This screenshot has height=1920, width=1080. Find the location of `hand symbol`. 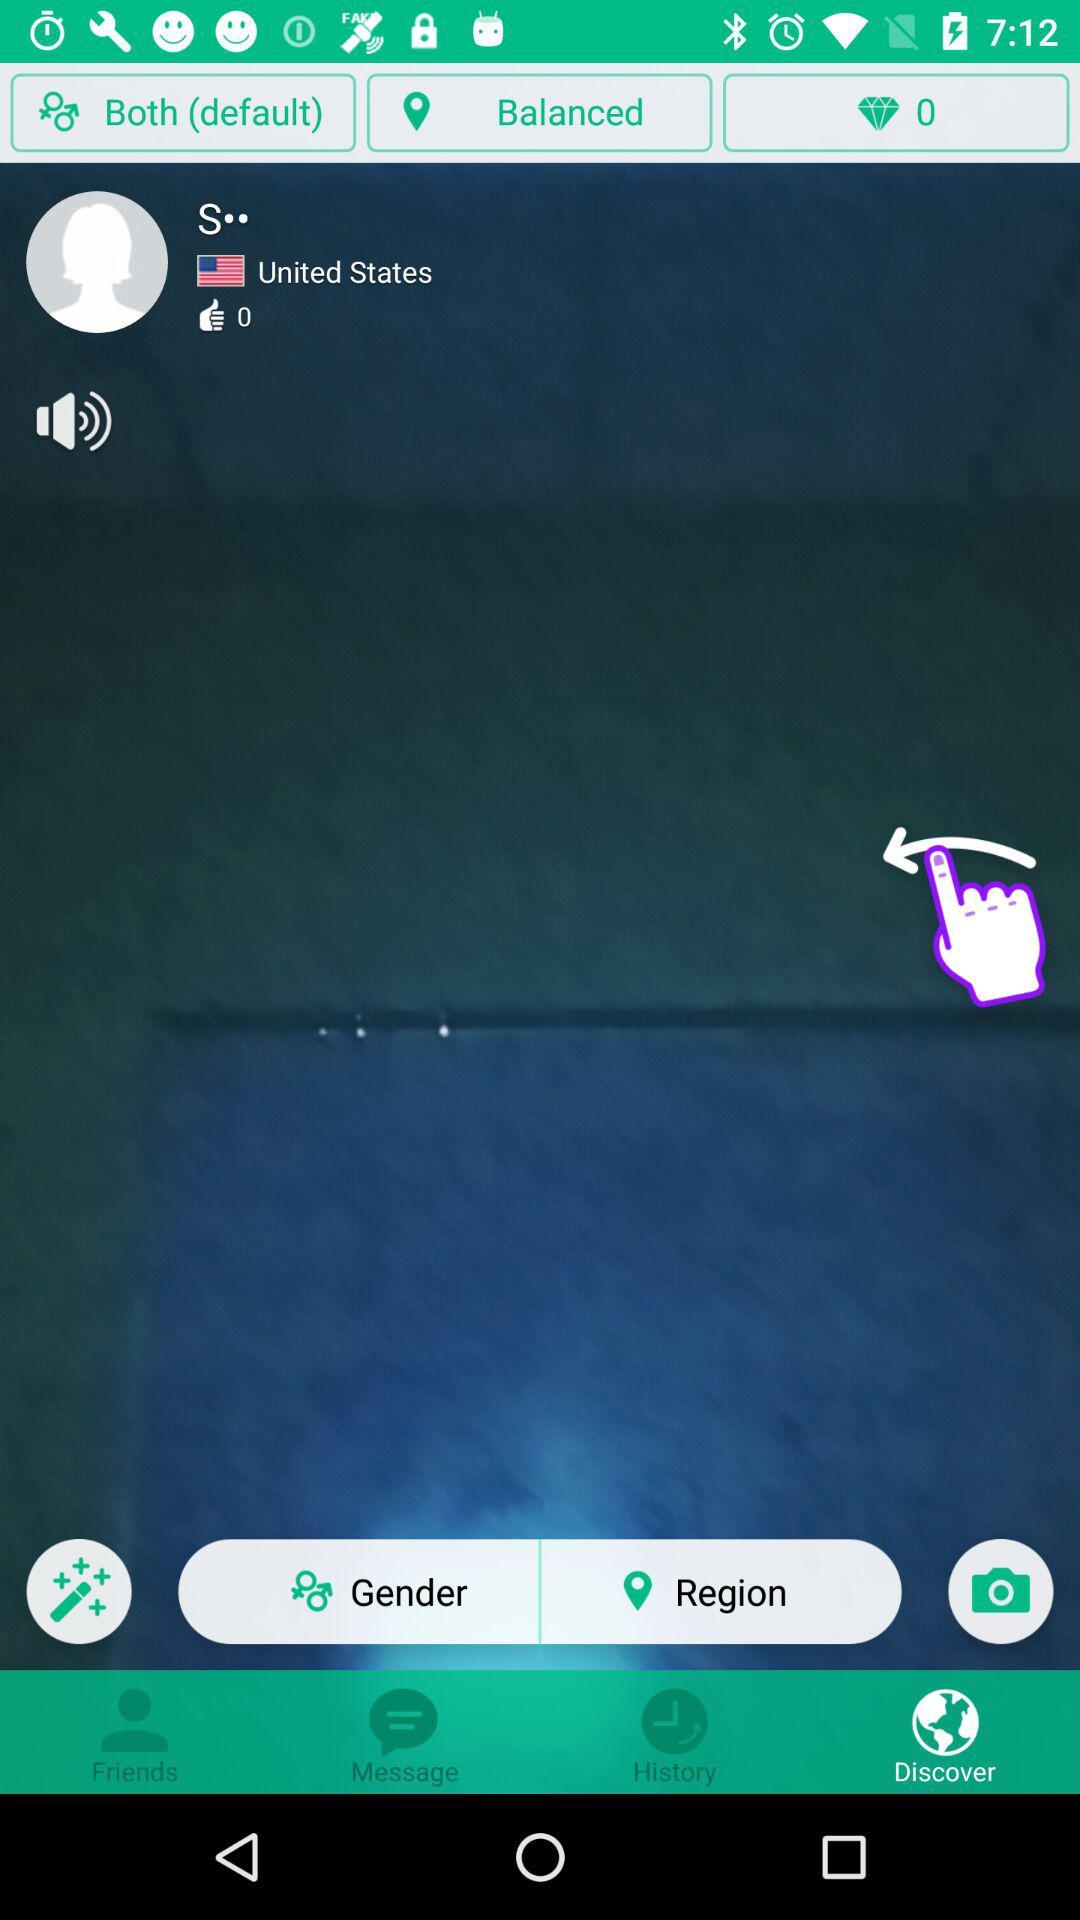

hand symbol is located at coordinates (963, 926).